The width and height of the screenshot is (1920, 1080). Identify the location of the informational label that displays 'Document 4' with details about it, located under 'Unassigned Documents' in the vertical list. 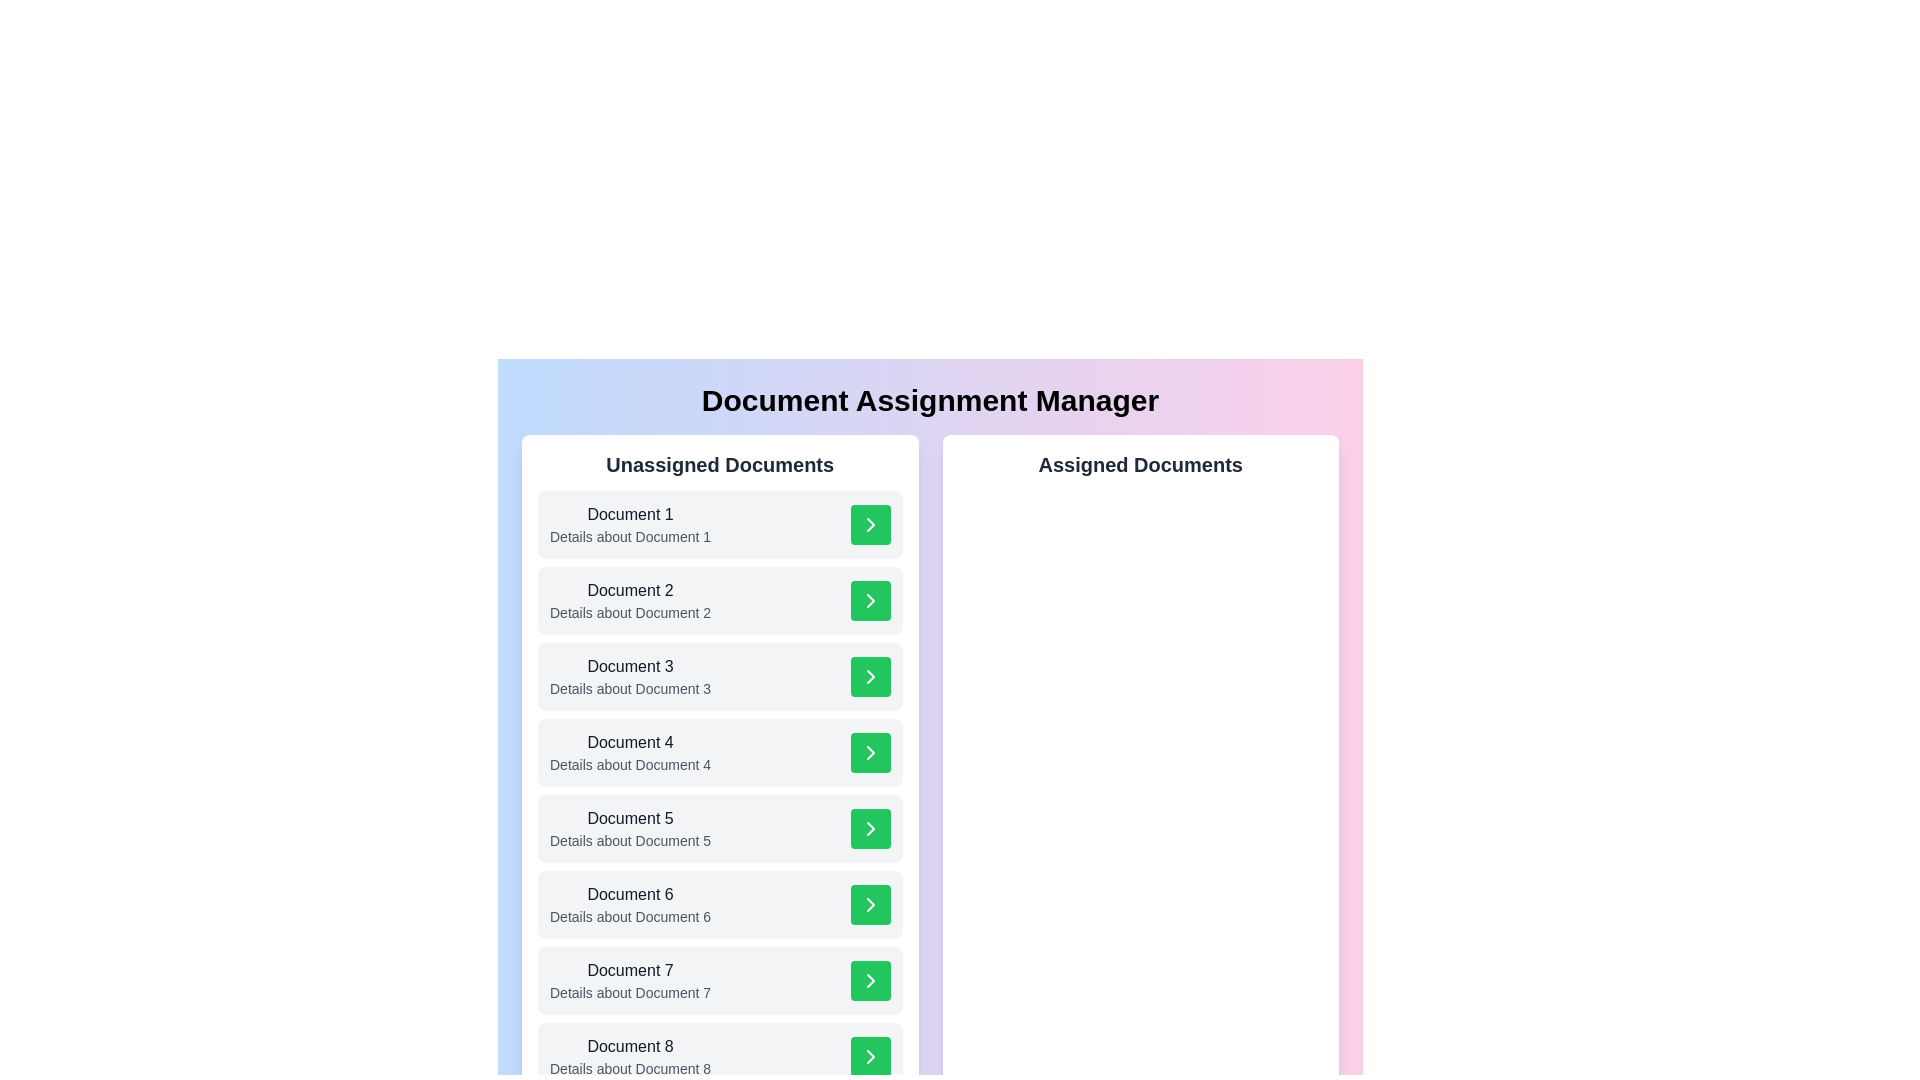
(629, 752).